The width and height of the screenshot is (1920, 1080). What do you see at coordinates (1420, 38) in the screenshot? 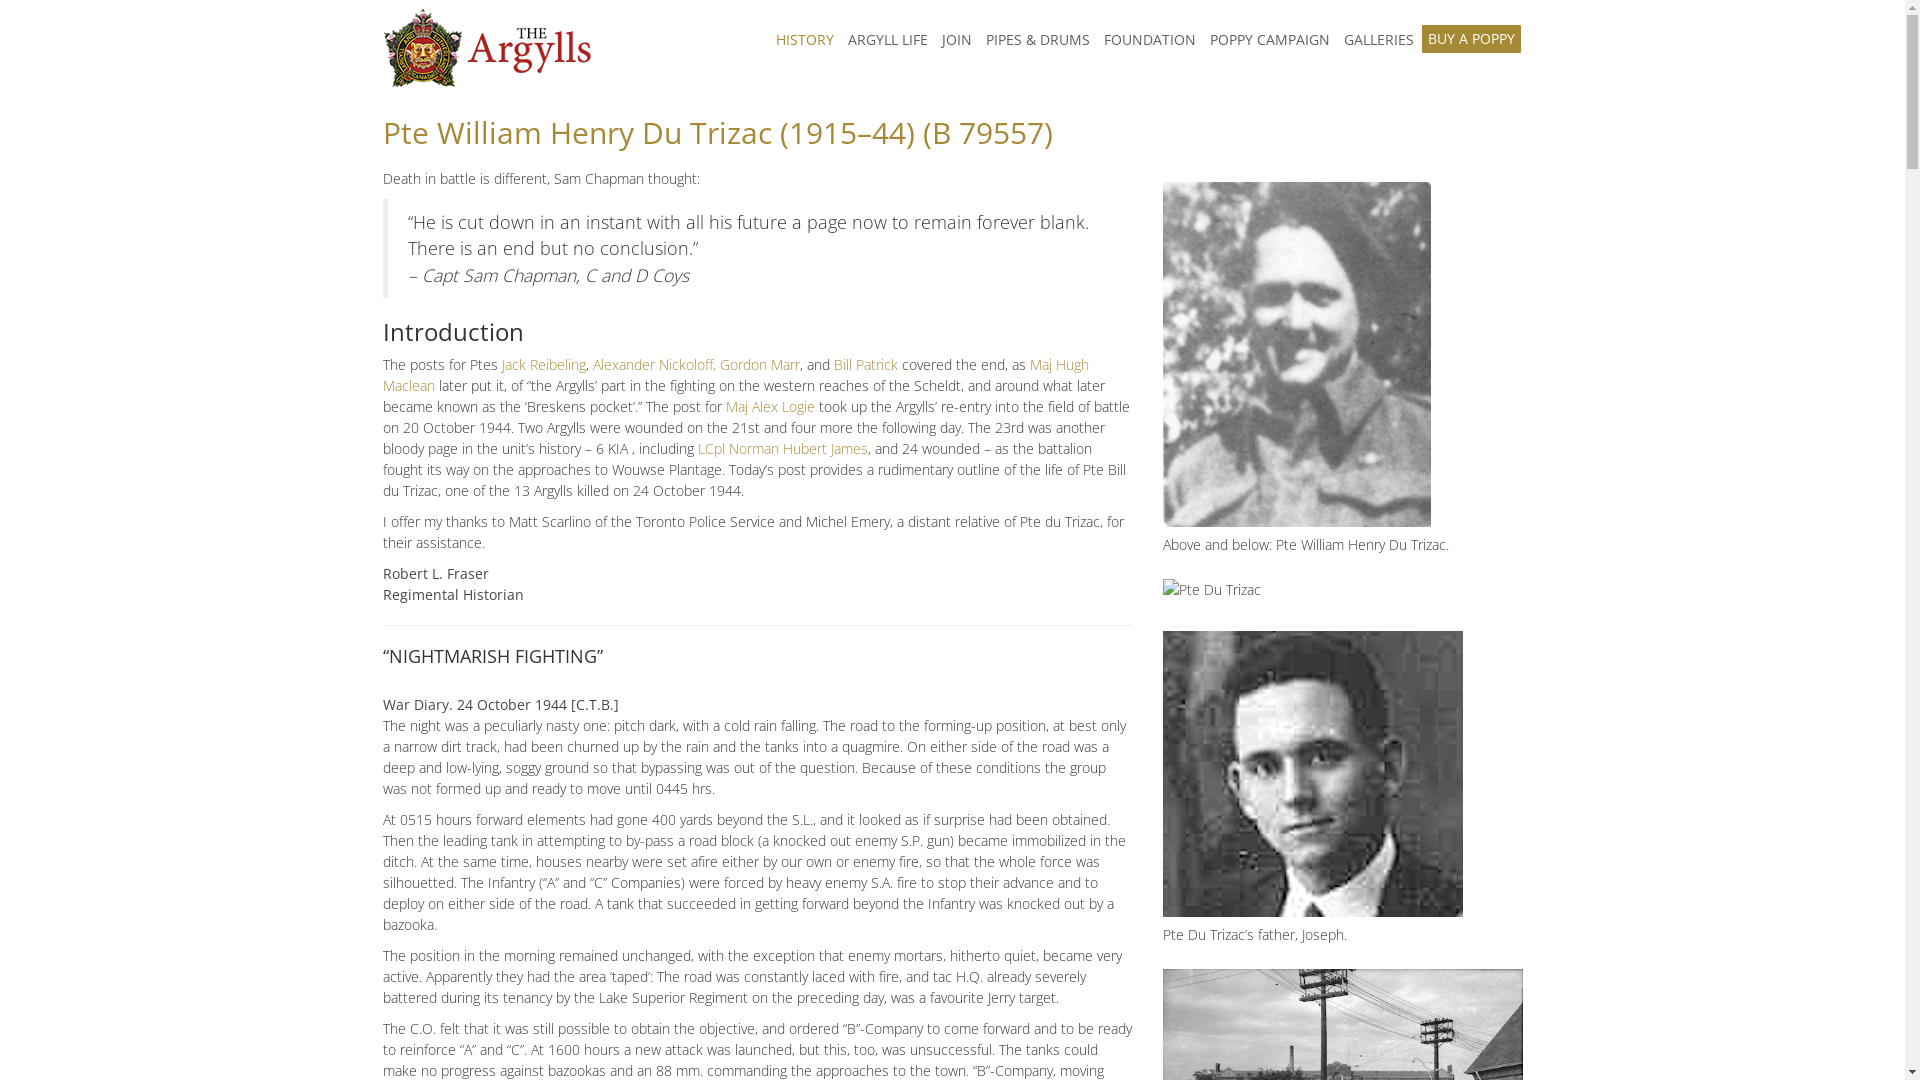
I see `'BUY A POPPY'` at bounding box center [1420, 38].